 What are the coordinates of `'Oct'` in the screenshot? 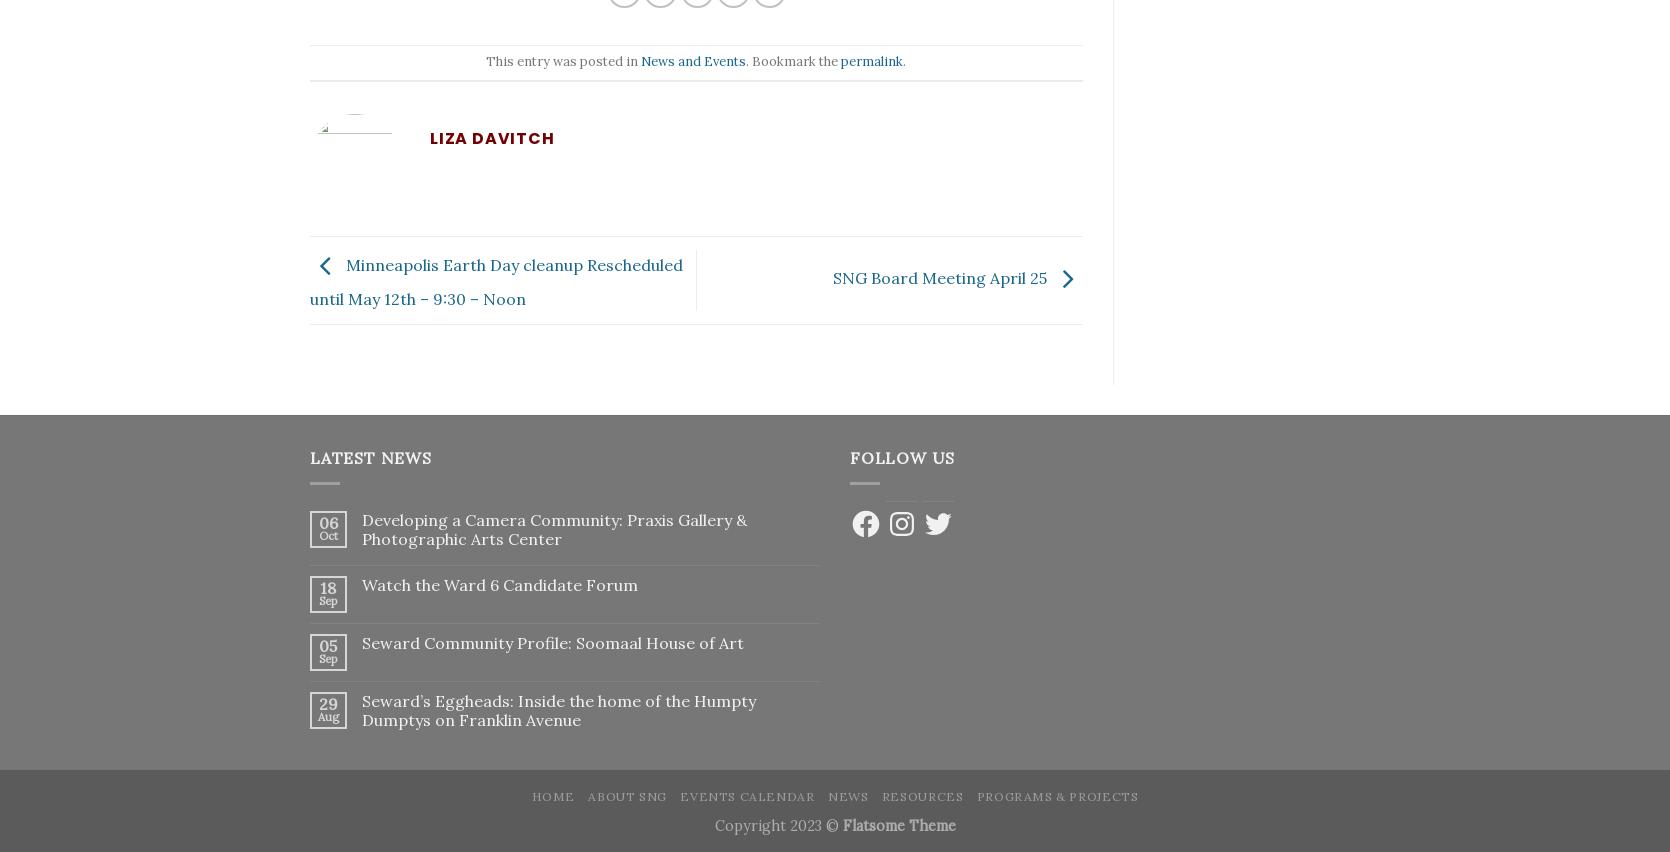 It's located at (326, 534).